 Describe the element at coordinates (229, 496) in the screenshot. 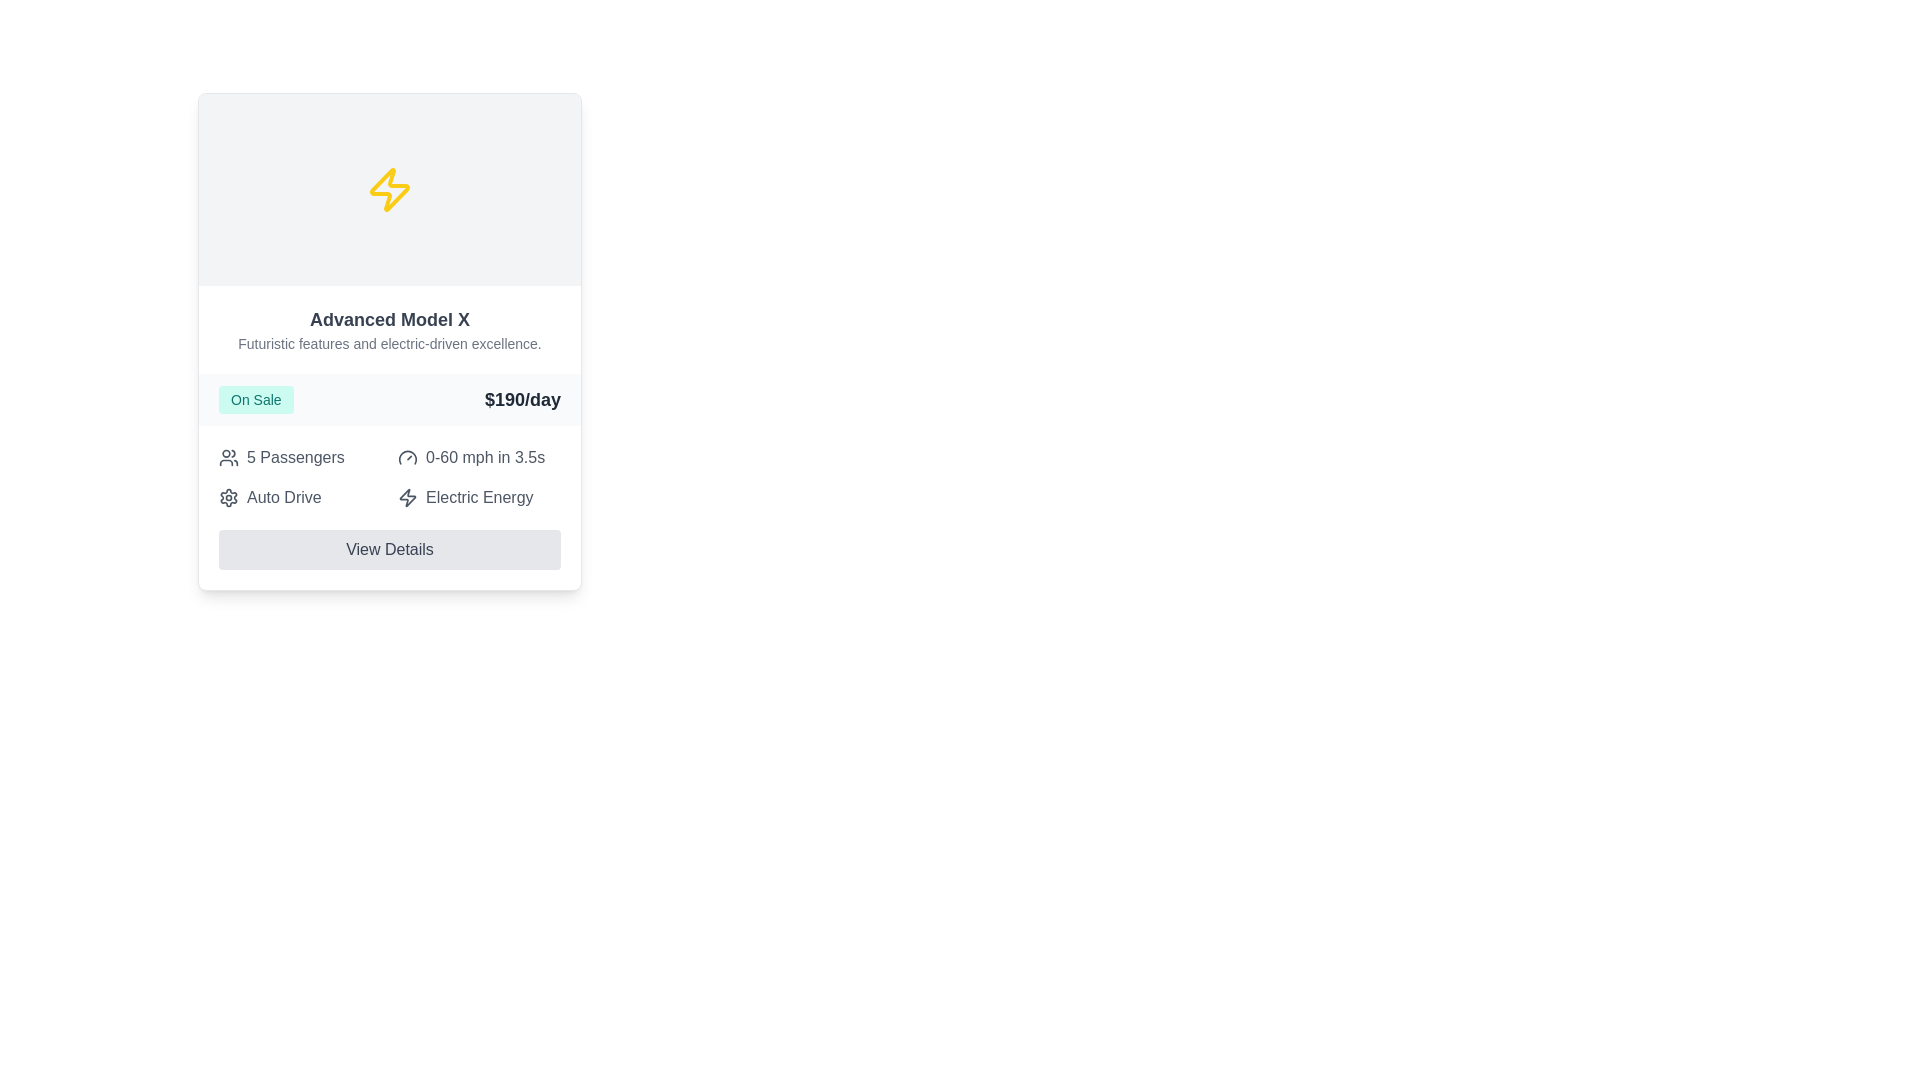

I see `the Settings icon located in the lower section of the card component, preceding the 'Auto Drive' text` at that location.